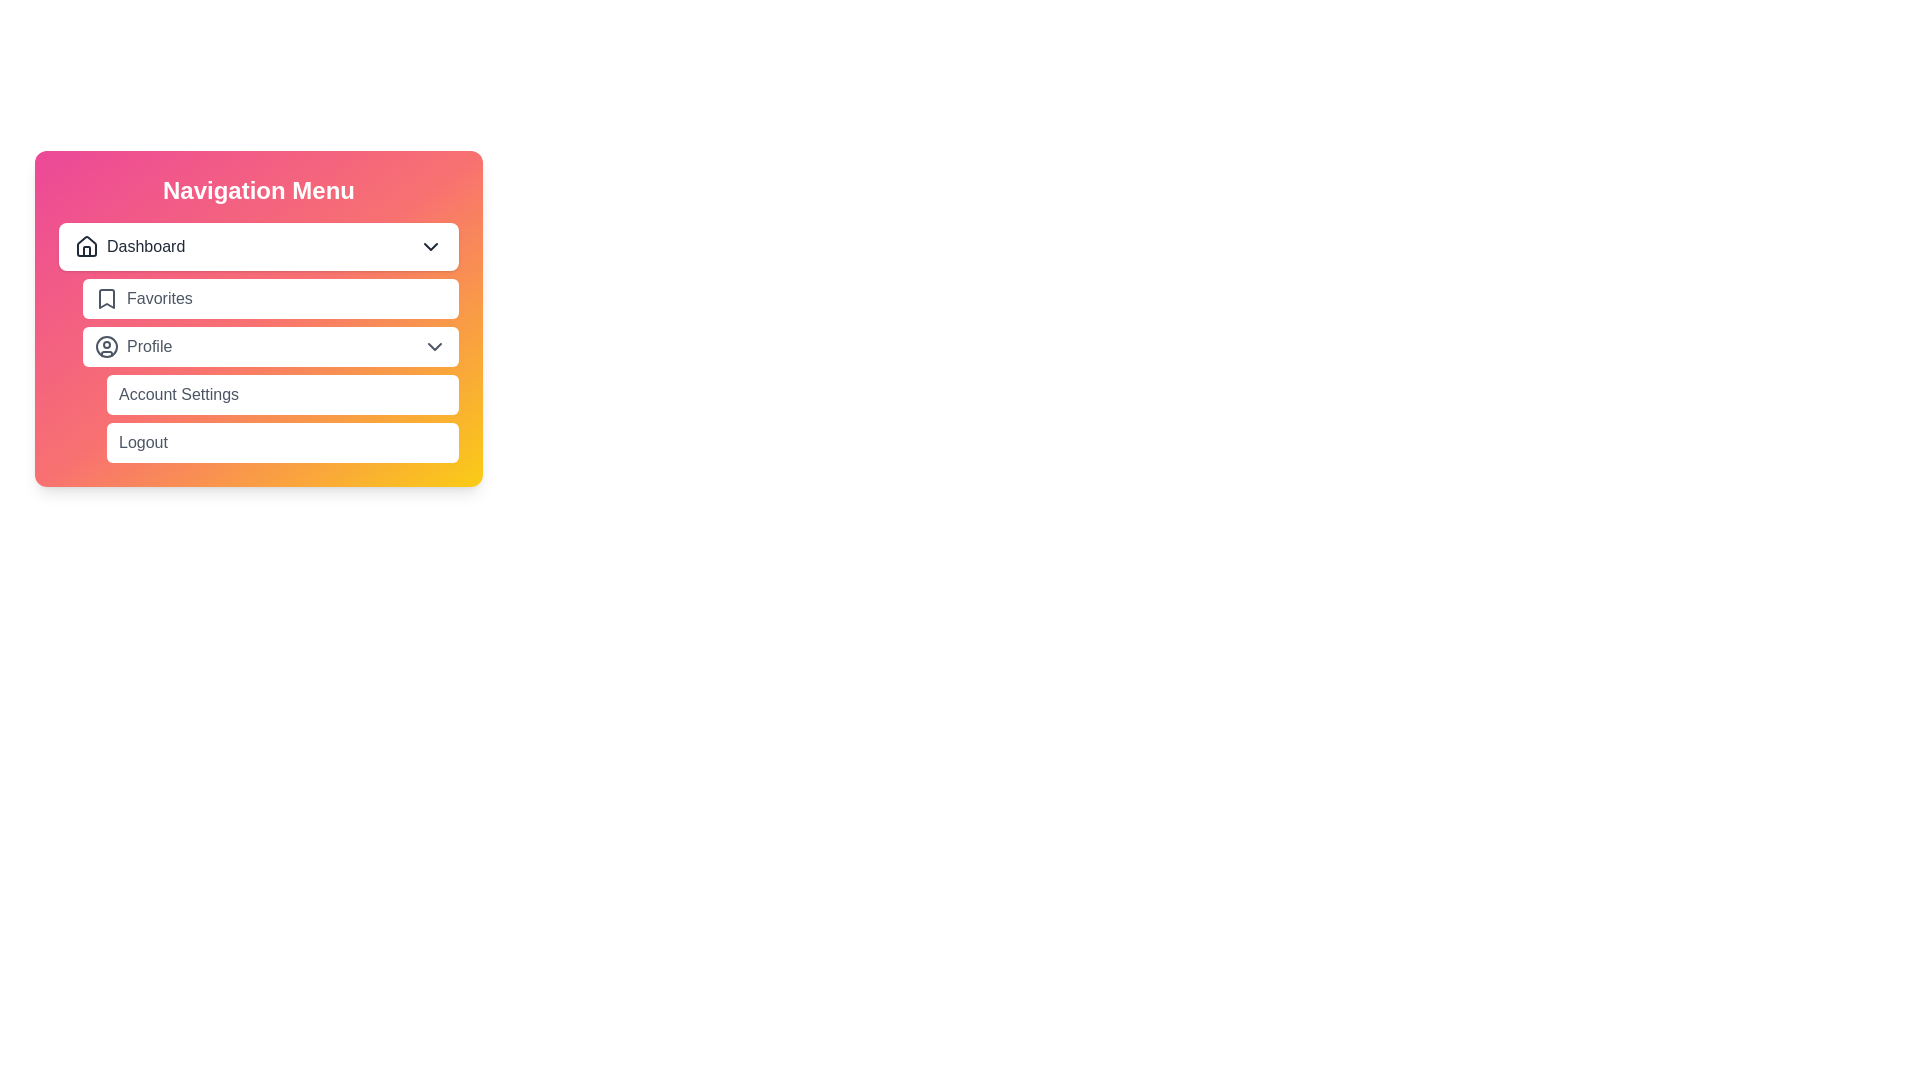 The width and height of the screenshot is (1920, 1080). What do you see at coordinates (128, 245) in the screenshot?
I see `the 'Dashboard' text label with accompanying icon located at the top of the vertical navigation menu` at bounding box center [128, 245].